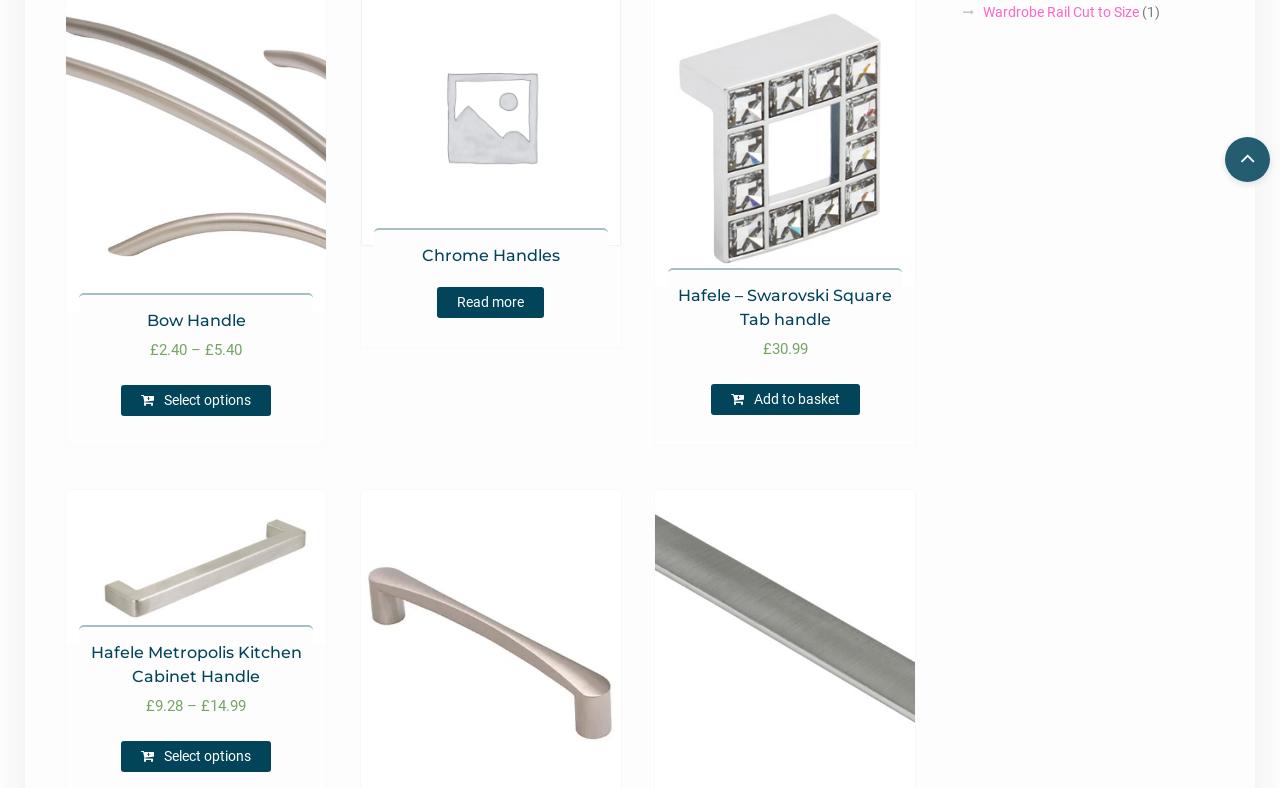 The height and width of the screenshot is (788, 1280). What do you see at coordinates (227, 705) in the screenshot?
I see `'14.99'` at bounding box center [227, 705].